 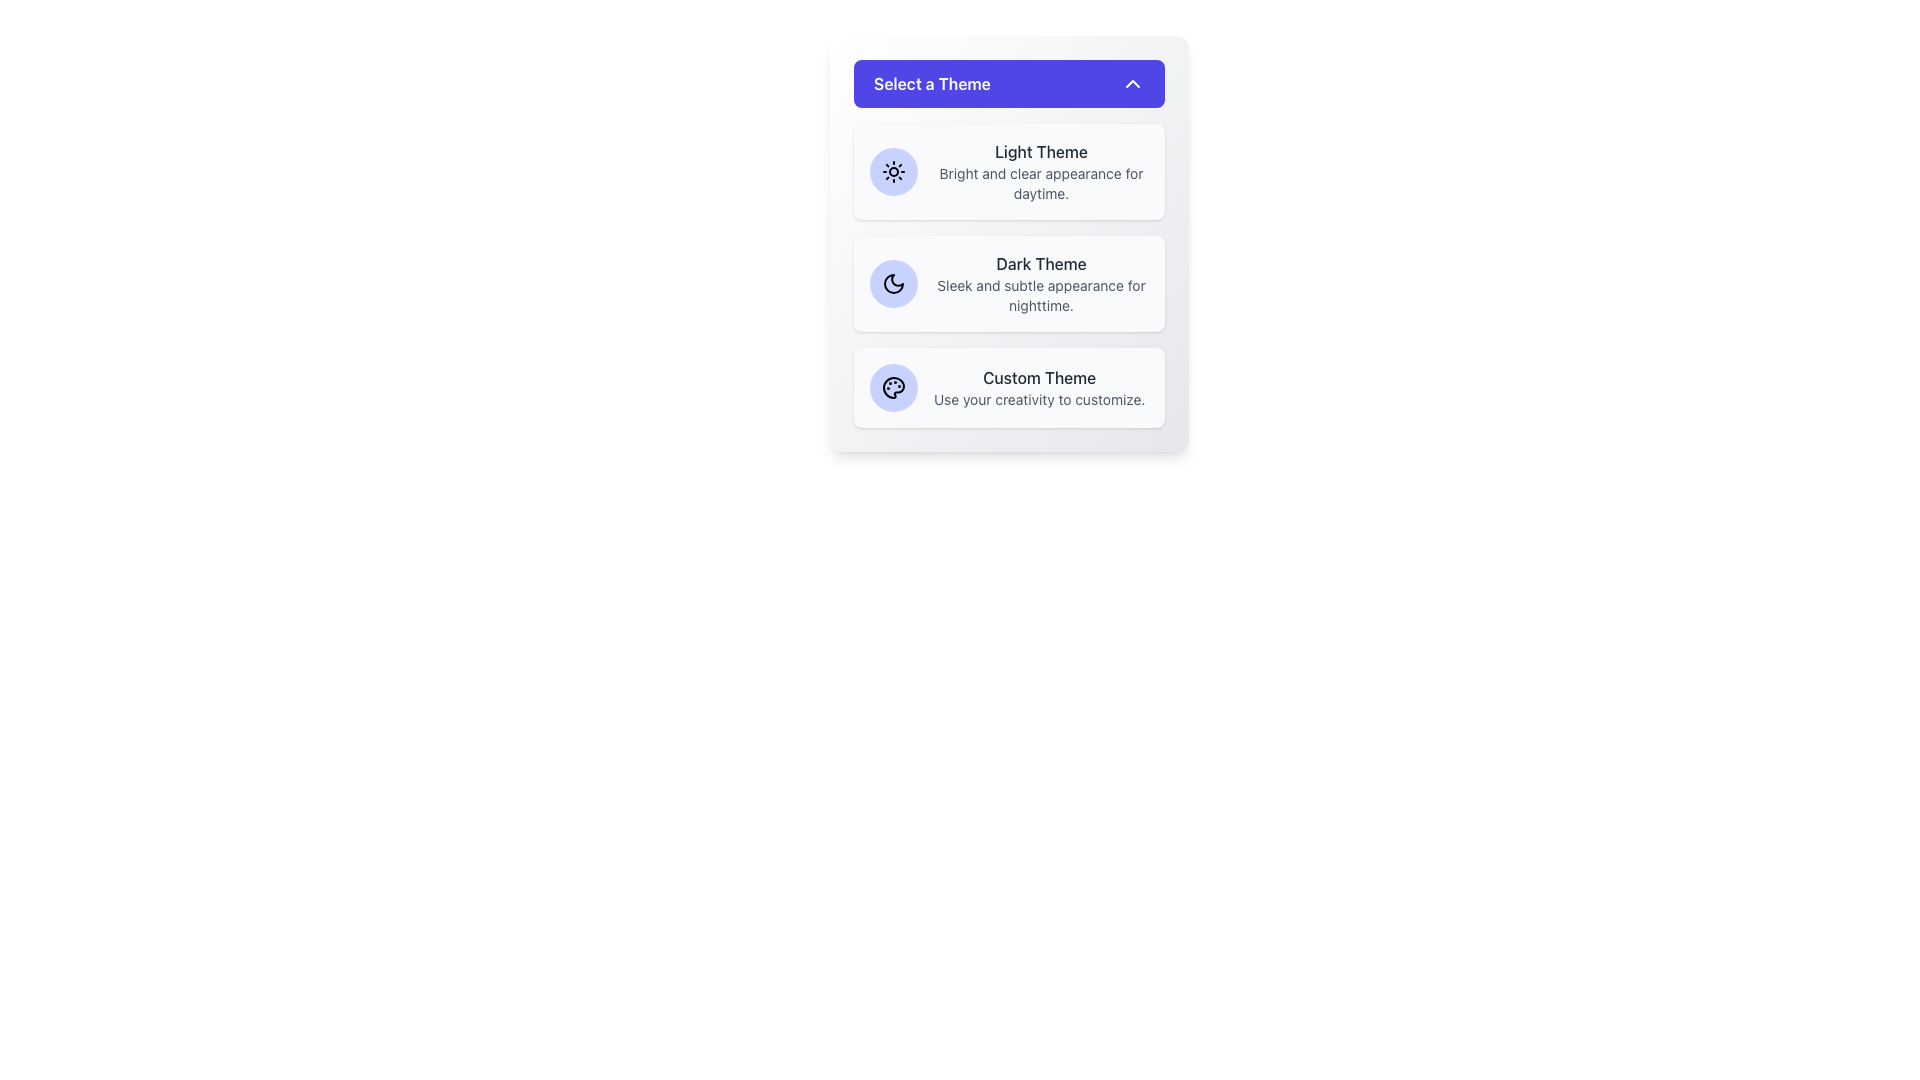 What do you see at coordinates (1009, 171) in the screenshot?
I see `the 'Light Theme' selectable card, which is the first option in a list of three cards under the 'Select a Theme' header` at bounding box center [1009, 171].